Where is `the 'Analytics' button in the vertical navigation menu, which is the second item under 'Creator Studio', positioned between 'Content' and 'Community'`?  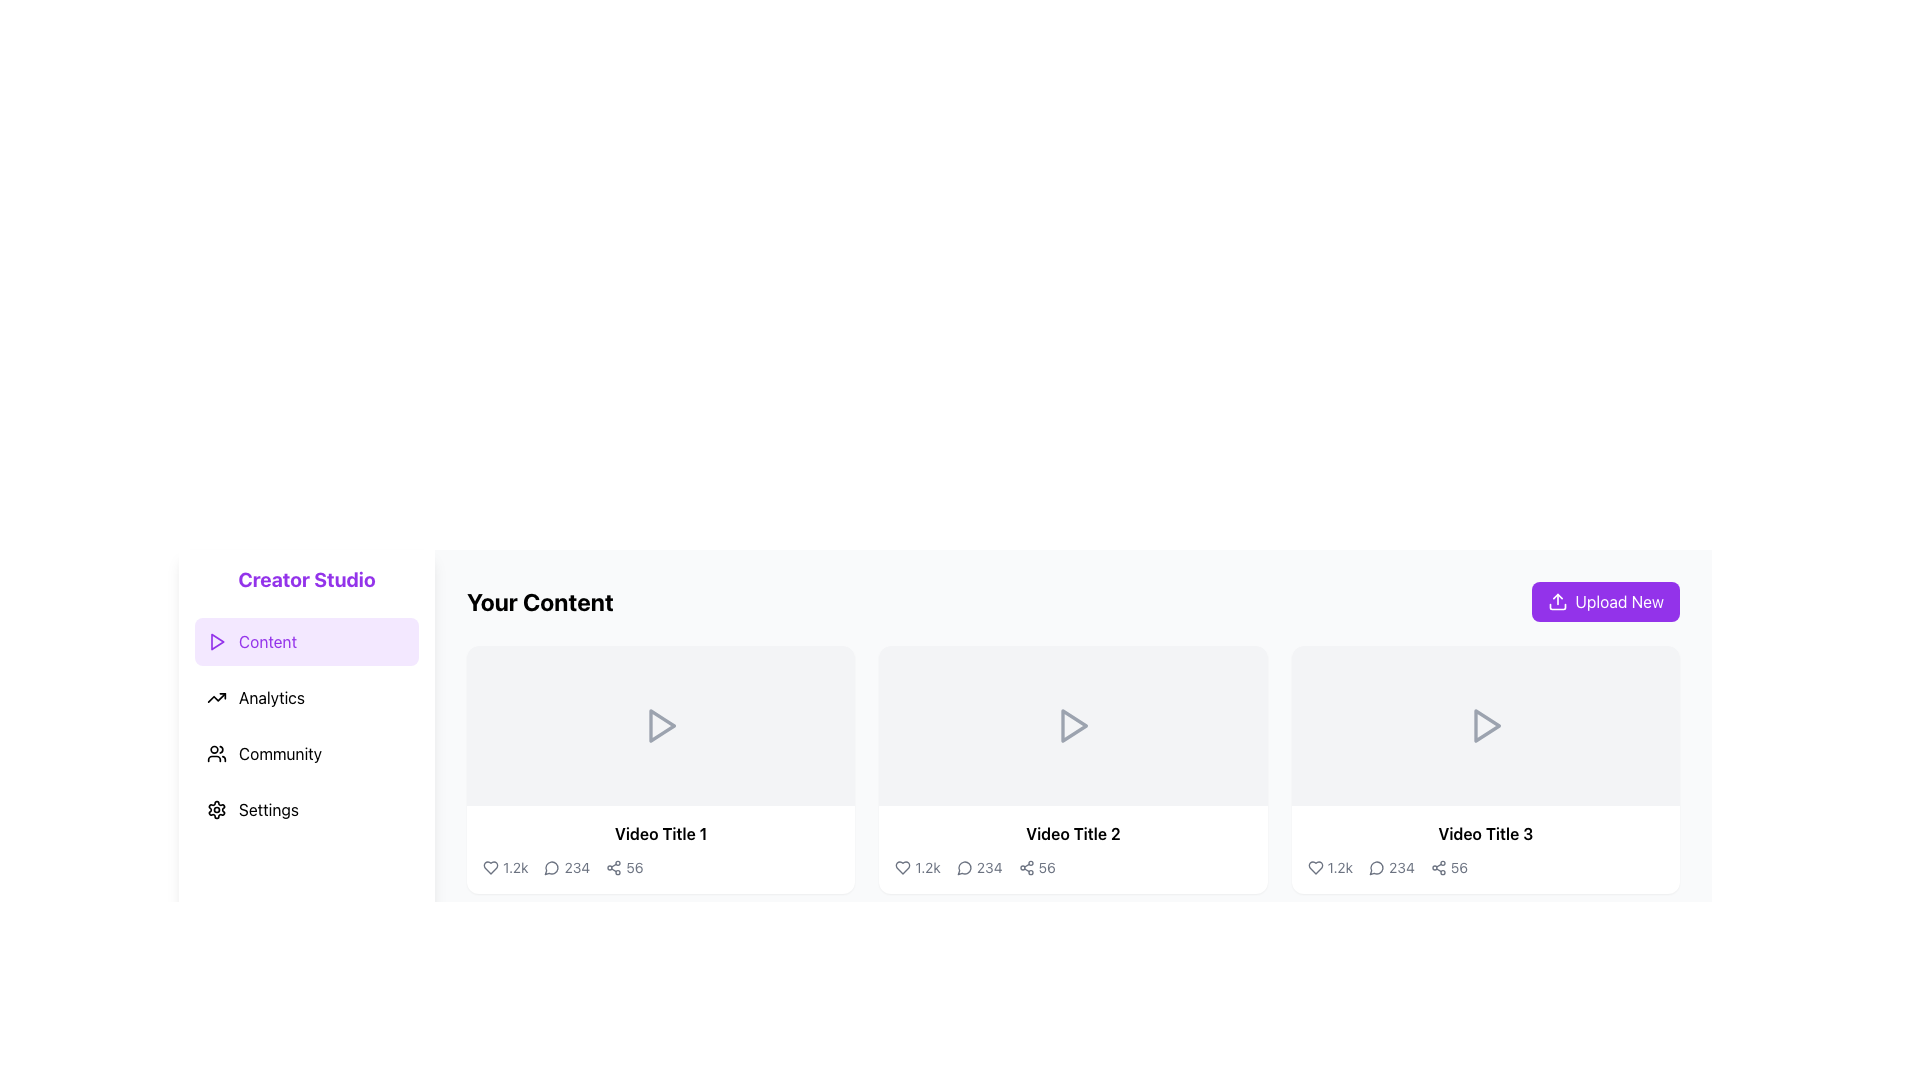
the 'Analytics' button in the vertical navigation menu, which is the second item under 'Creator Studio', positioned between 'Content' and 'Community' is located at coordinates (306, 725).